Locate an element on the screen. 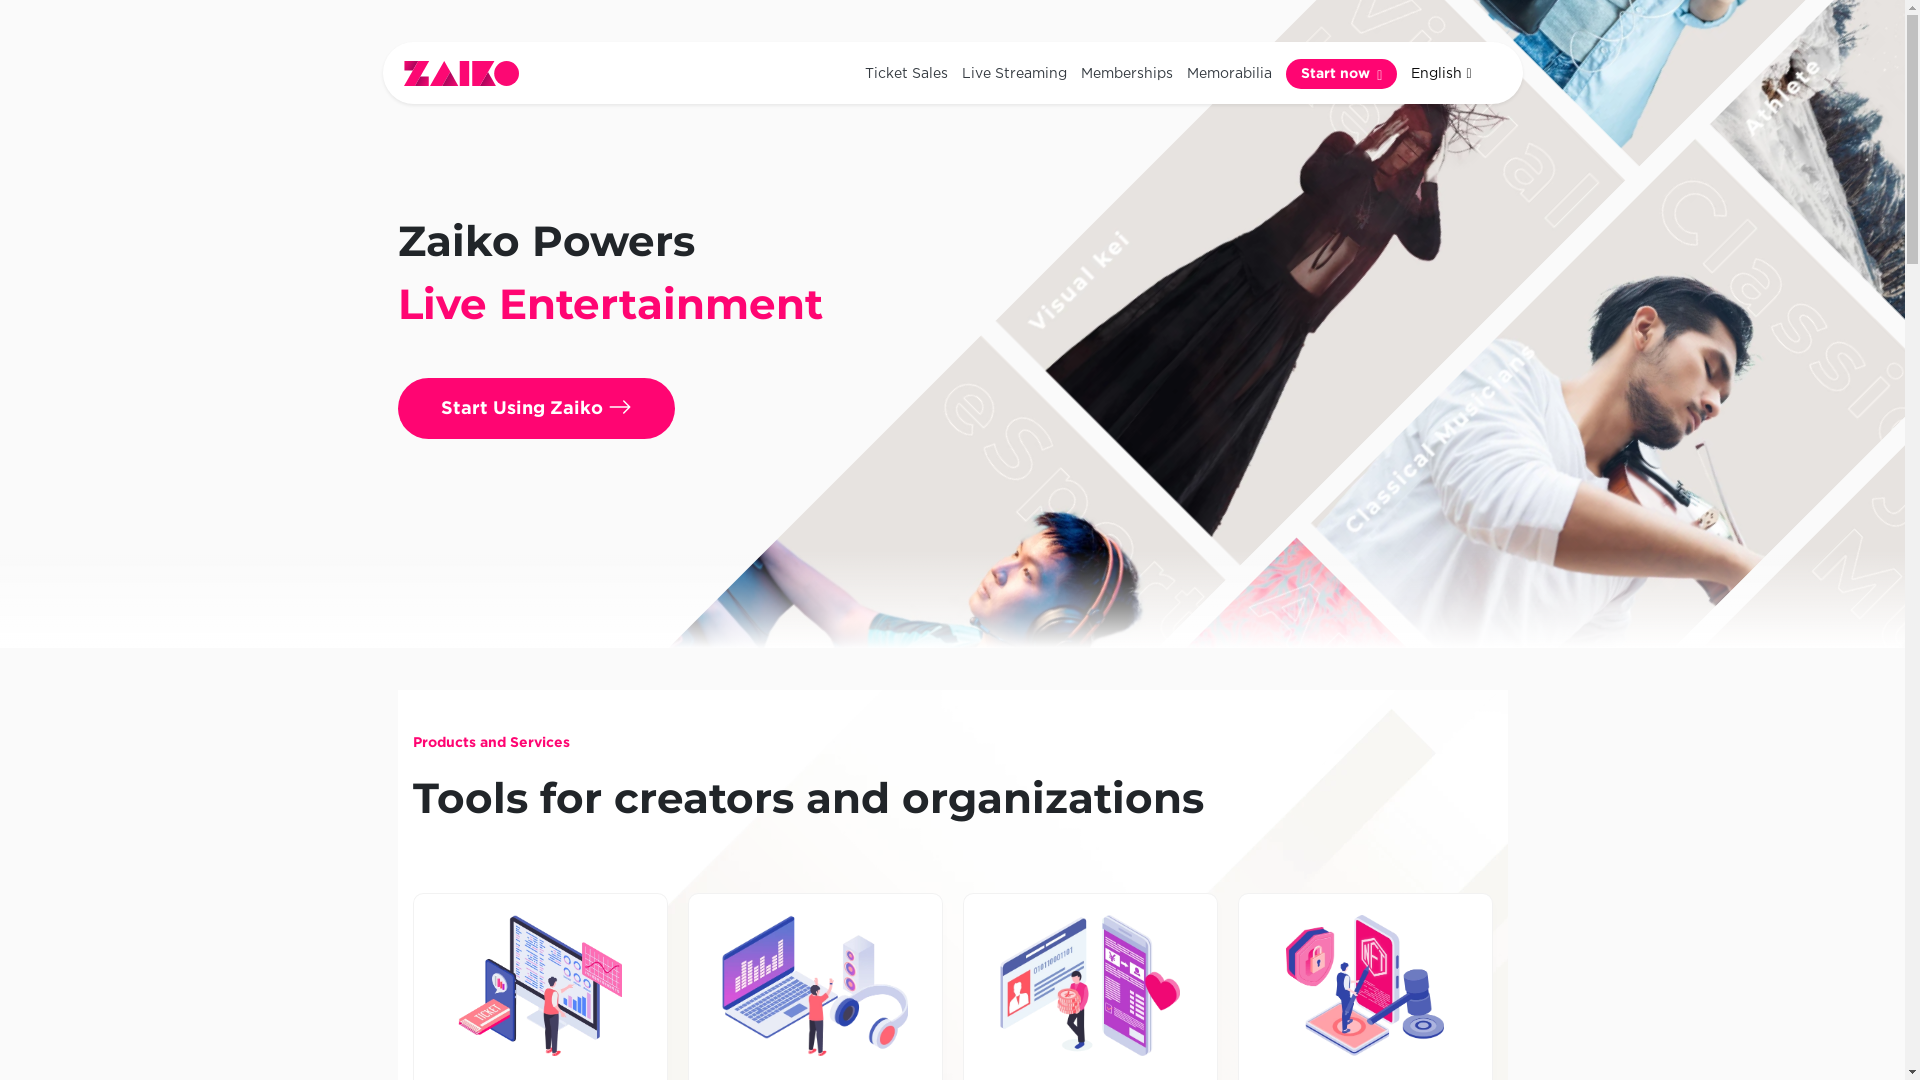  'Start now' is located at coordinates (1341, 72).